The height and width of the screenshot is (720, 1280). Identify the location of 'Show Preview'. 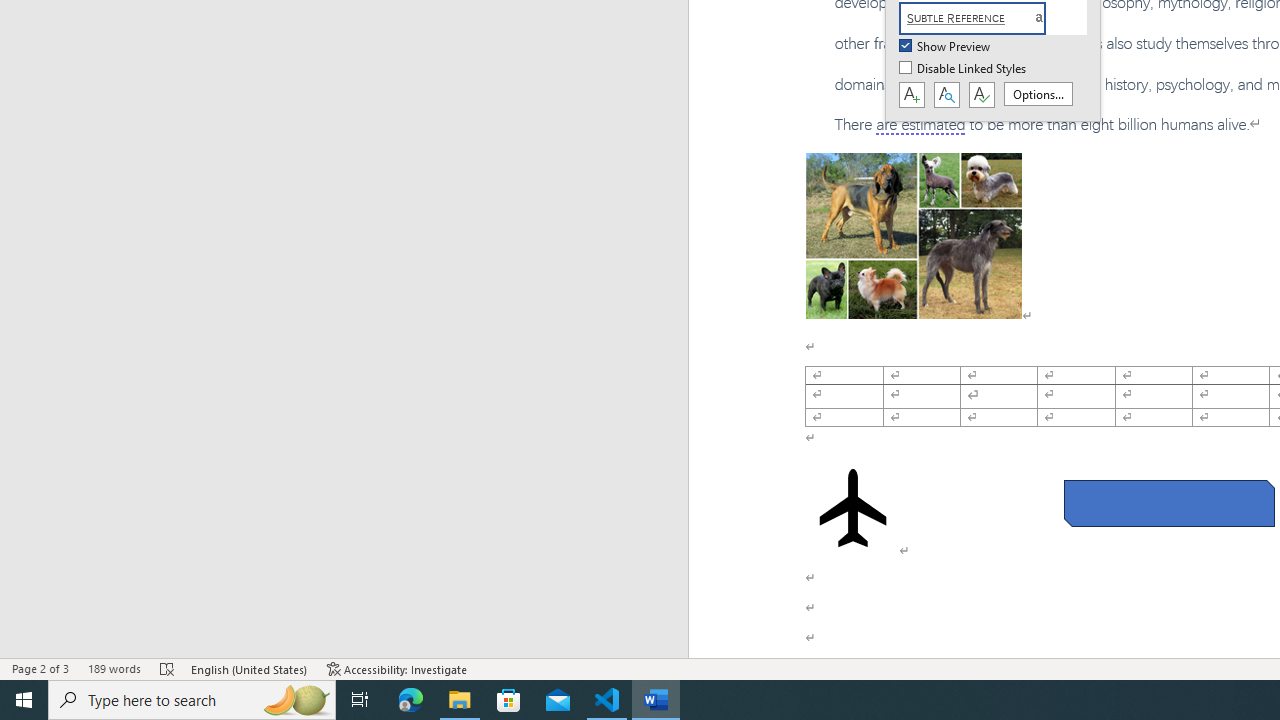
(945, 46).